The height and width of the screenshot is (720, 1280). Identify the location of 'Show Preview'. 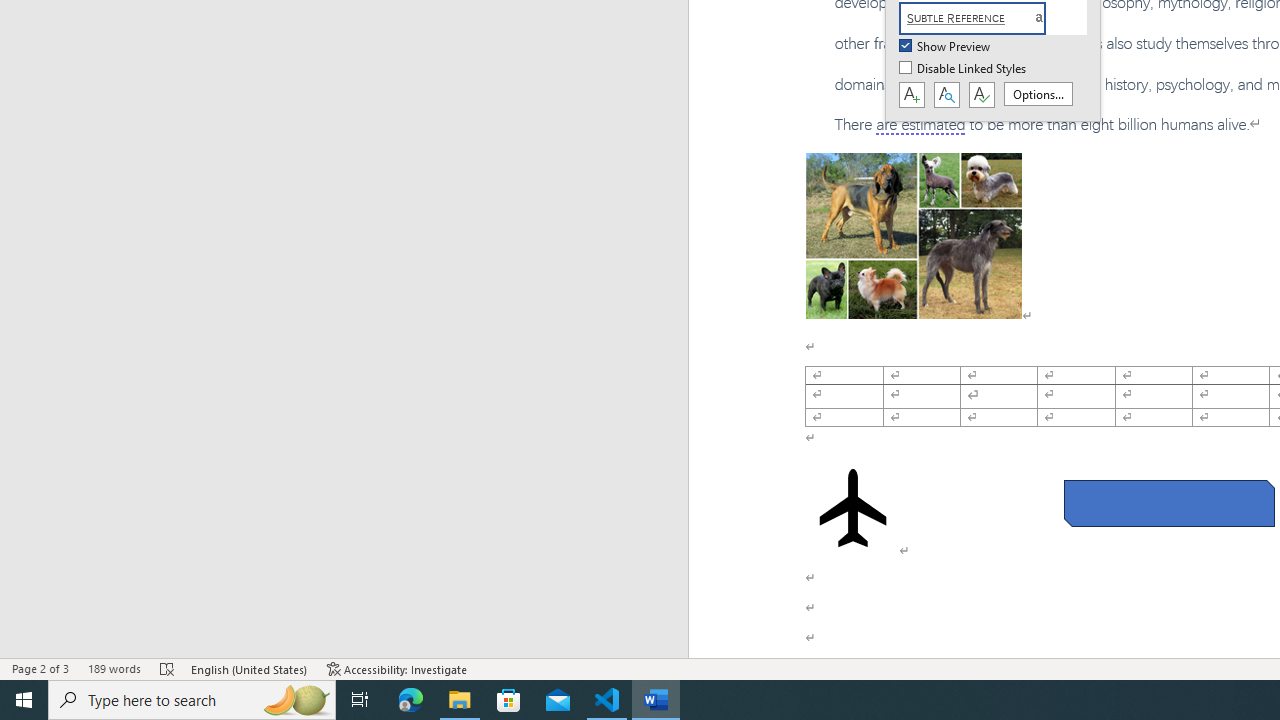
(945, 46).